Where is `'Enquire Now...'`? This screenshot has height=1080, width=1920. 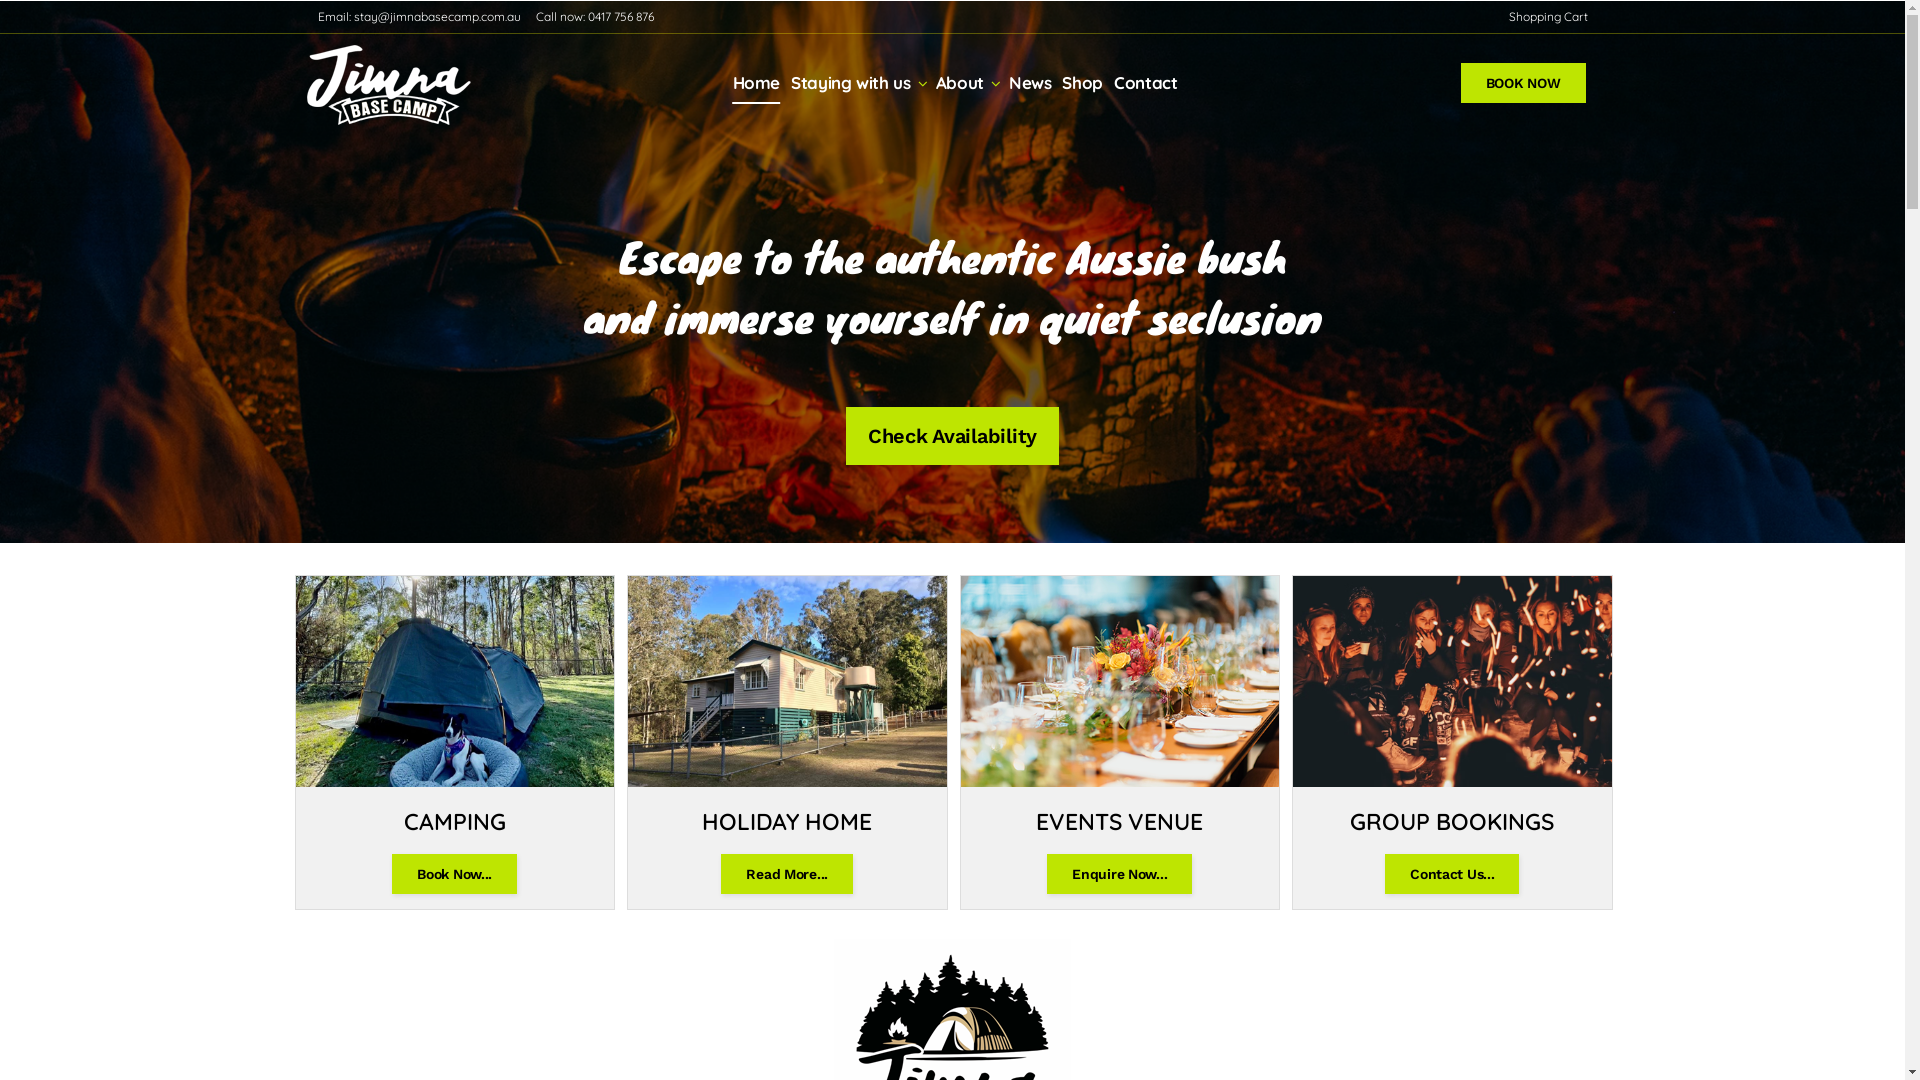
'Enquire Now...' is located at coordinates (1045, 873).